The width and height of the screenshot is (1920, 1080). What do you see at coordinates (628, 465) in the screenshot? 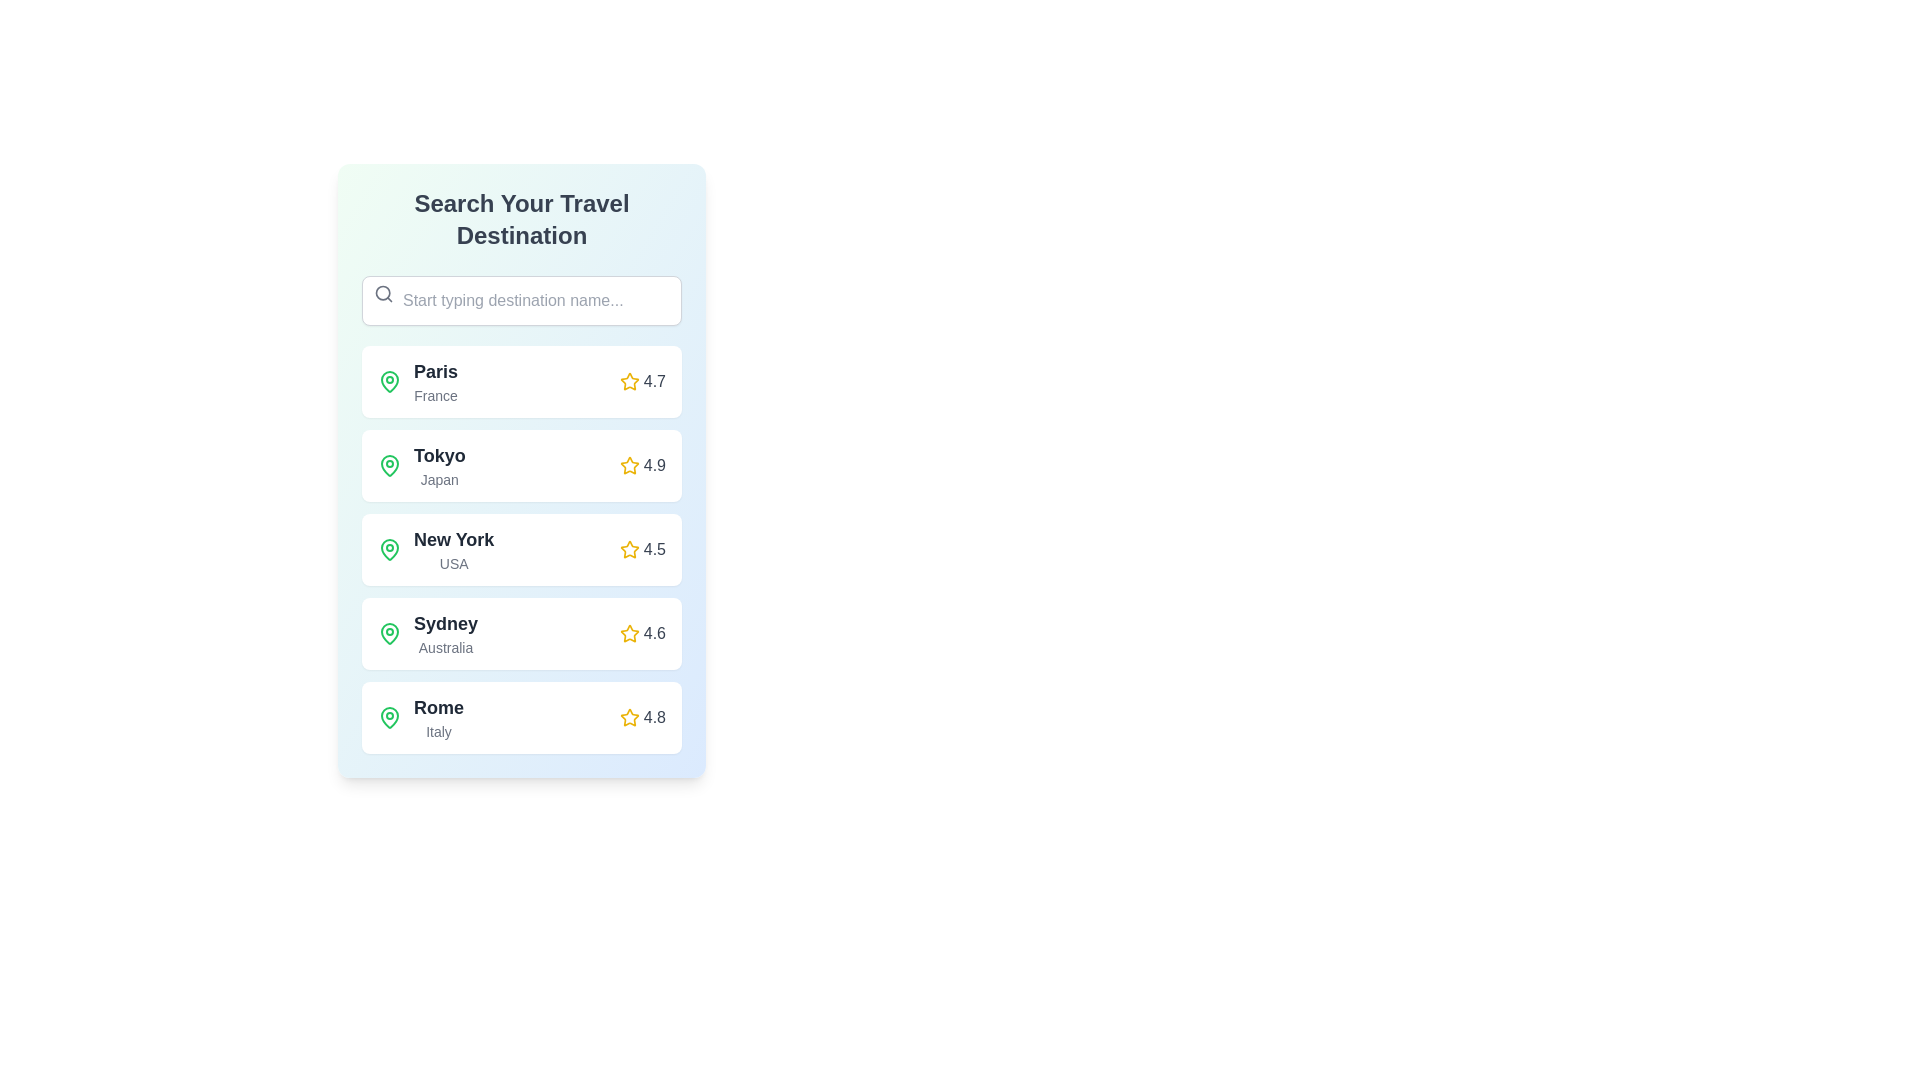
I see `the filled star icon with a yellow outline located in the 'Tokyo, Japan' row to rate it` at bounding box center [628, 465].